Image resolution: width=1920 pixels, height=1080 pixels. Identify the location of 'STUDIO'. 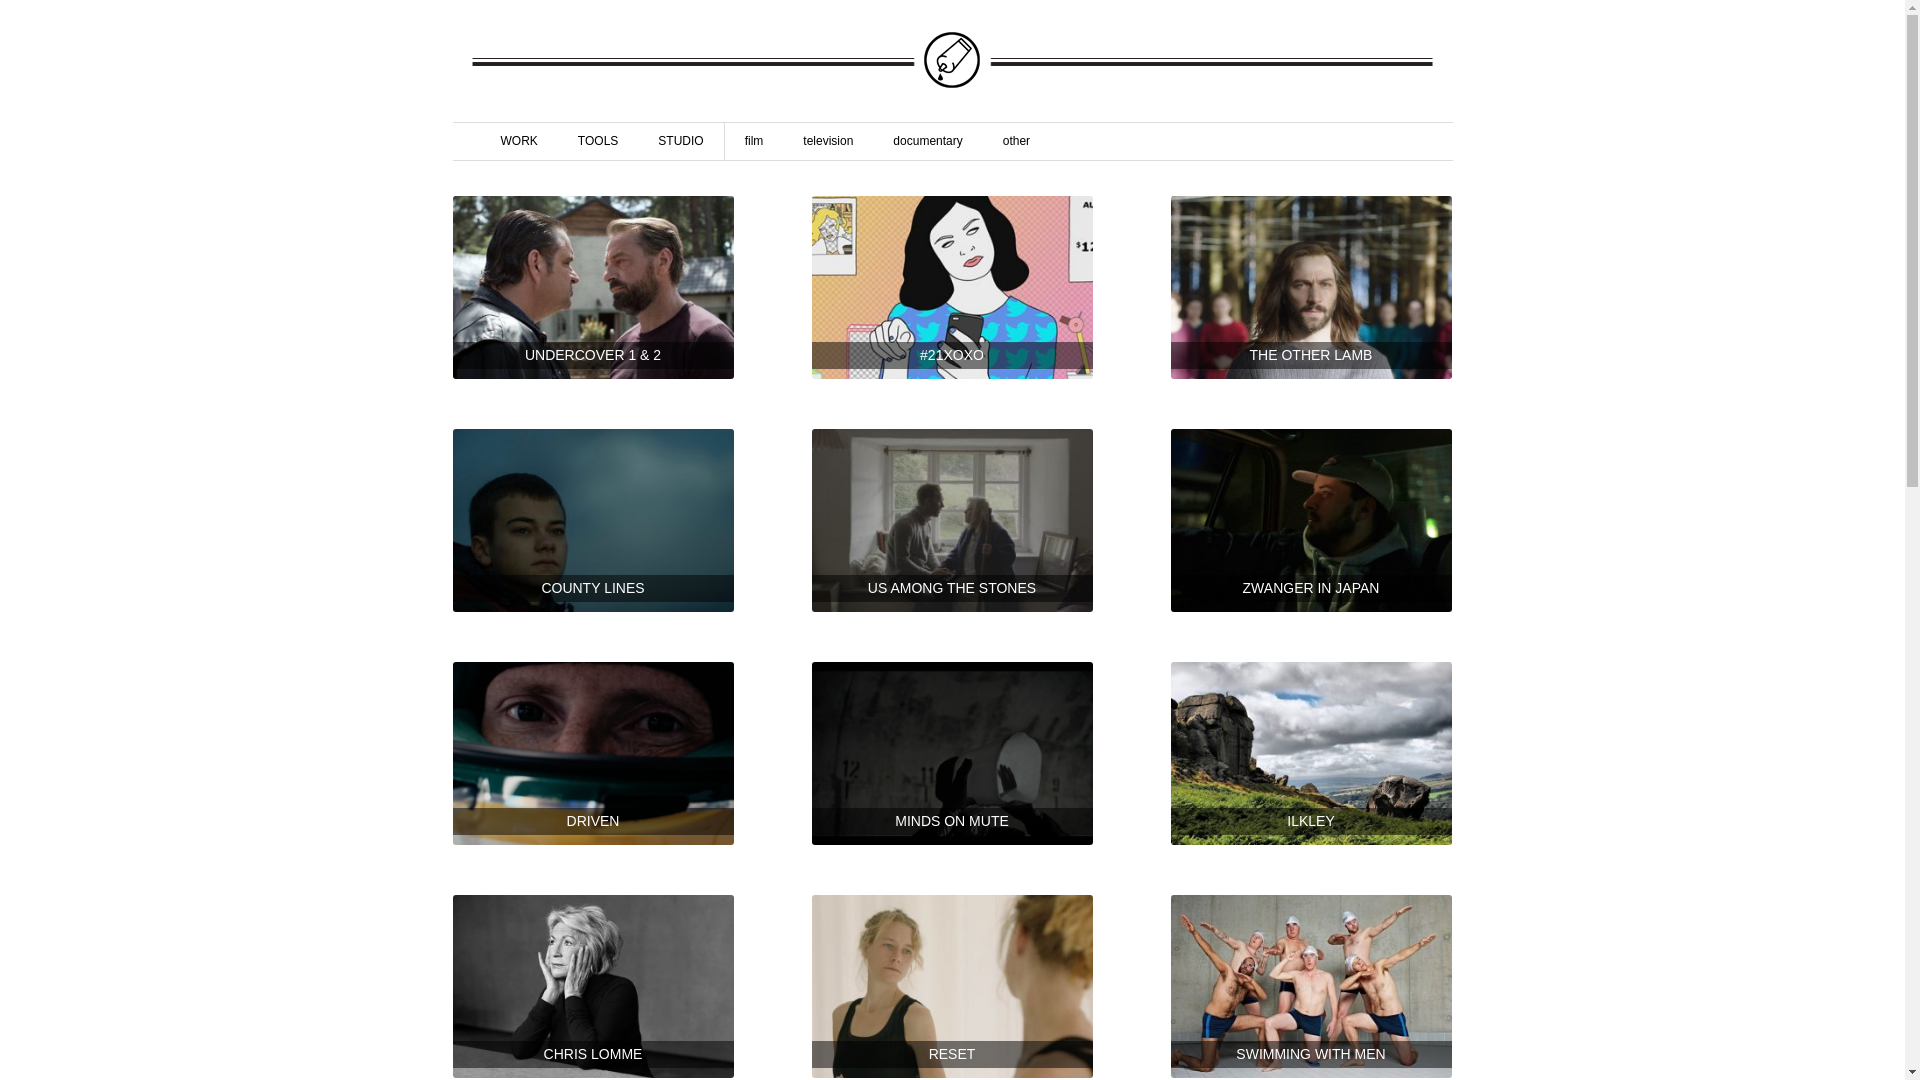
(680, 140).